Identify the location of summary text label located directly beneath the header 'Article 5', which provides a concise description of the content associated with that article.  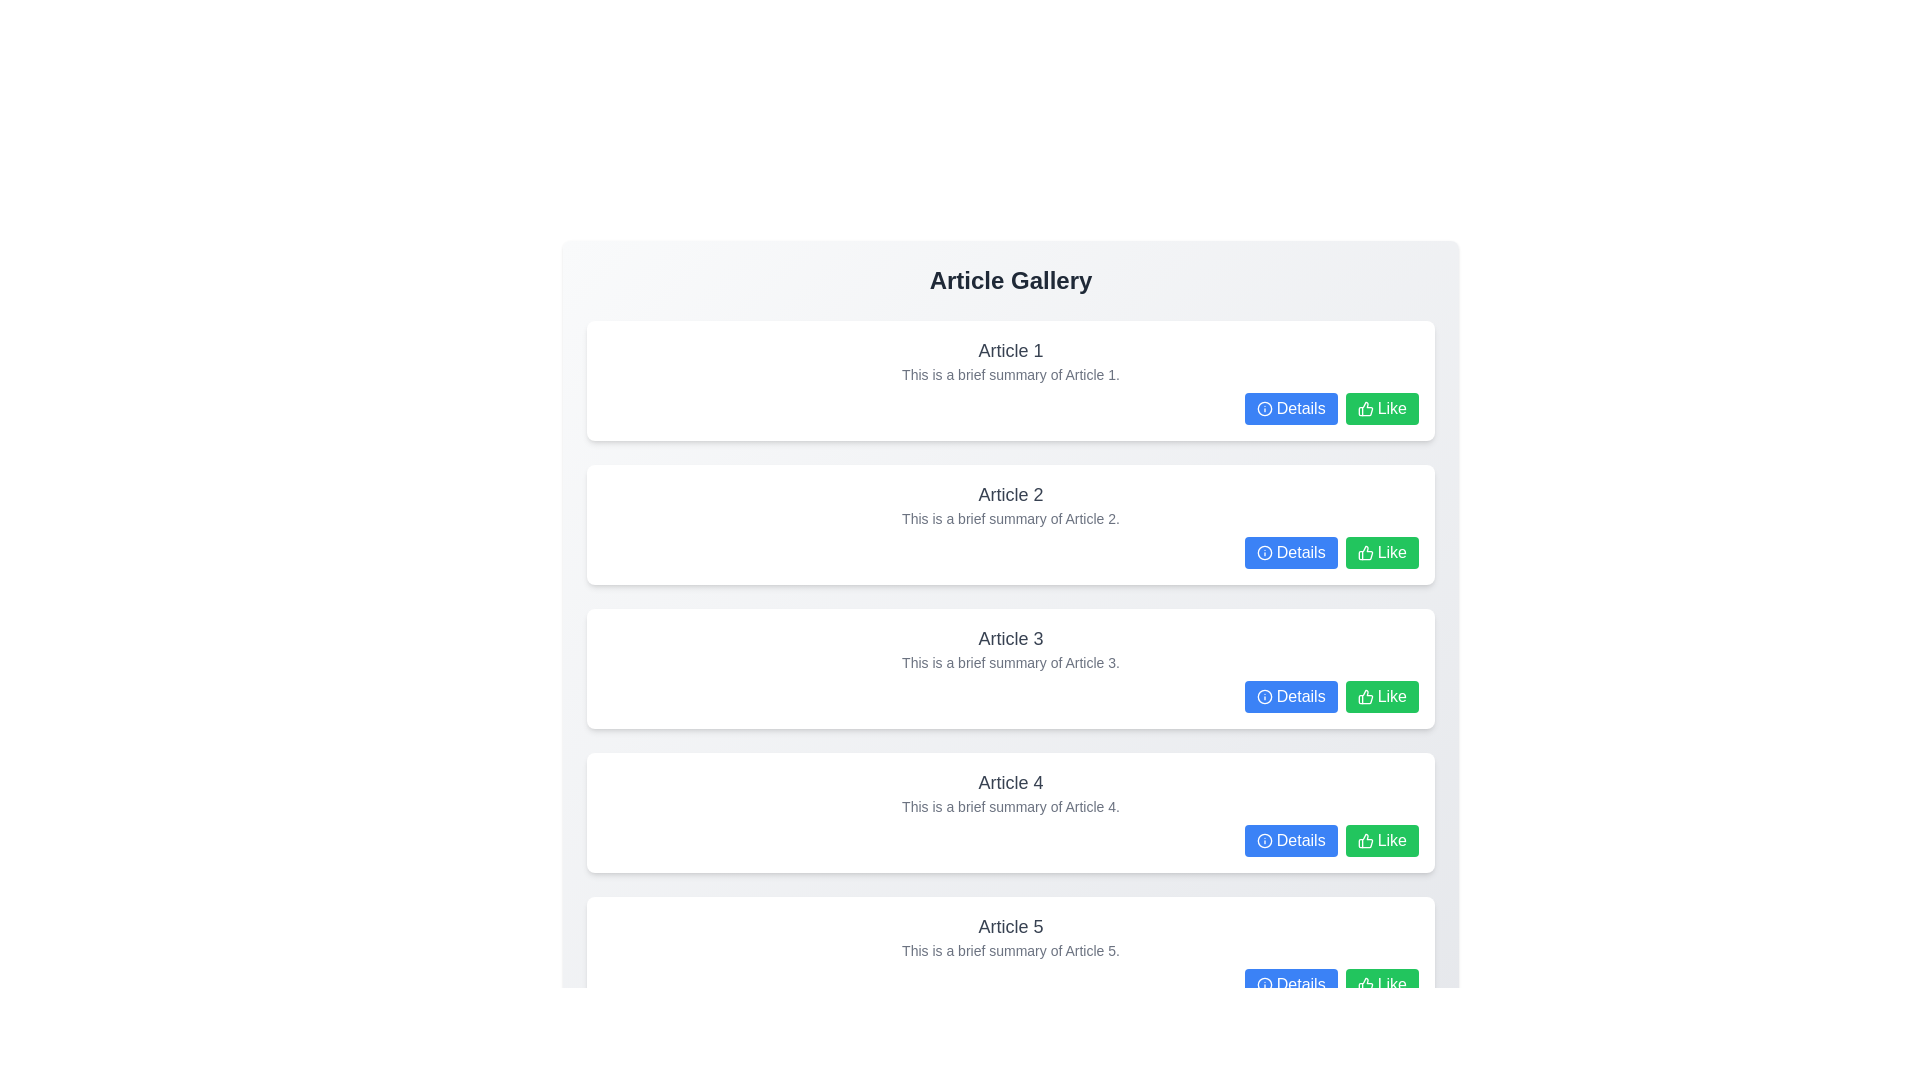
(1011, 950).